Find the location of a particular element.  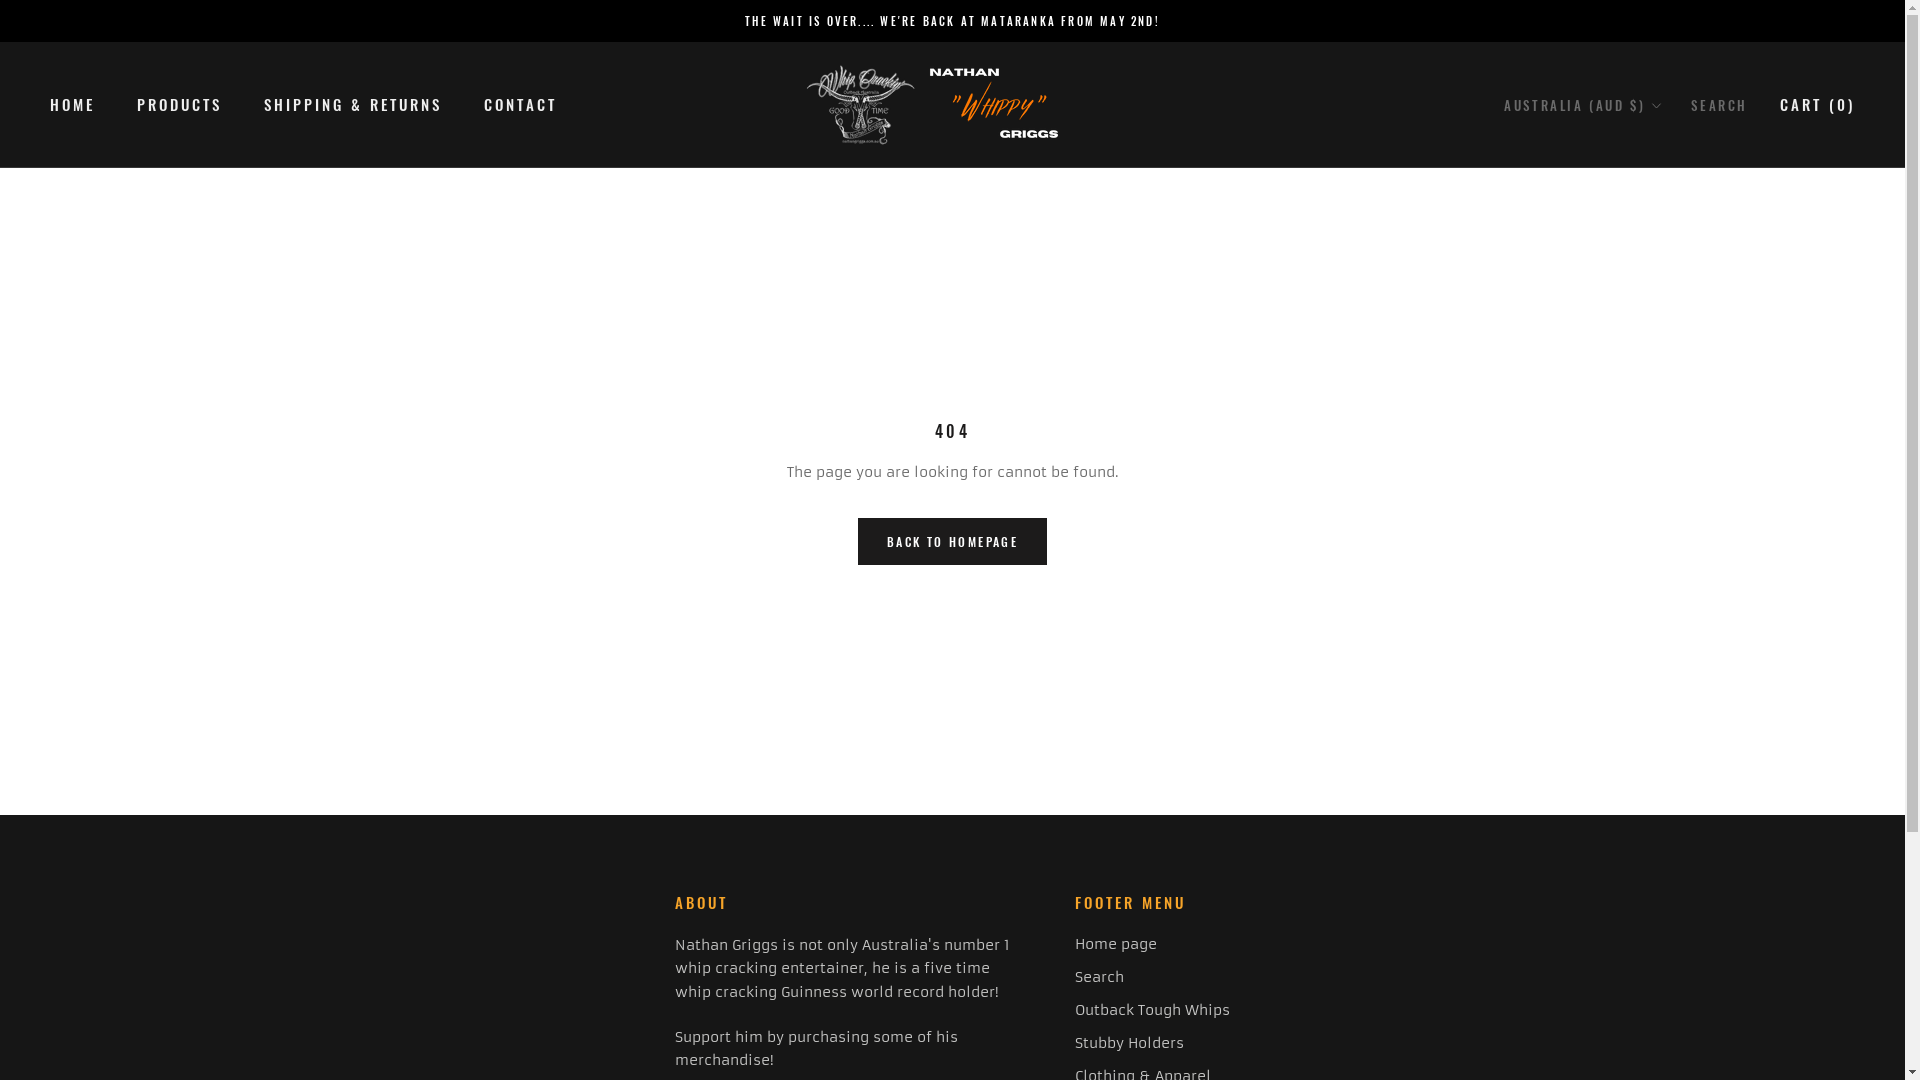

'THE WAIT IS OVER.... WE'RE BACK AT MATARANKA FROM MAY 2ND!' is located at coordinates (951, 20).